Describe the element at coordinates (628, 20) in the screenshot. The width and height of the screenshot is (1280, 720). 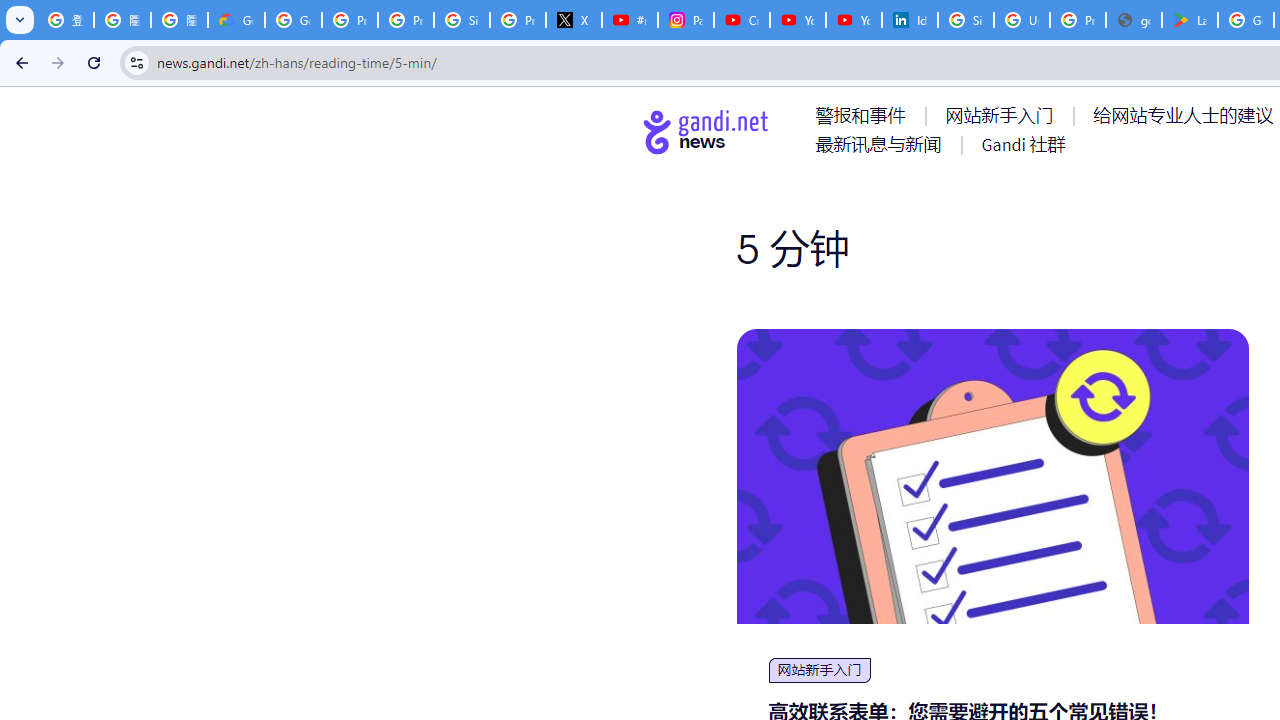
I see `'#nbabasketballhighlights - YouTube'` at that location.